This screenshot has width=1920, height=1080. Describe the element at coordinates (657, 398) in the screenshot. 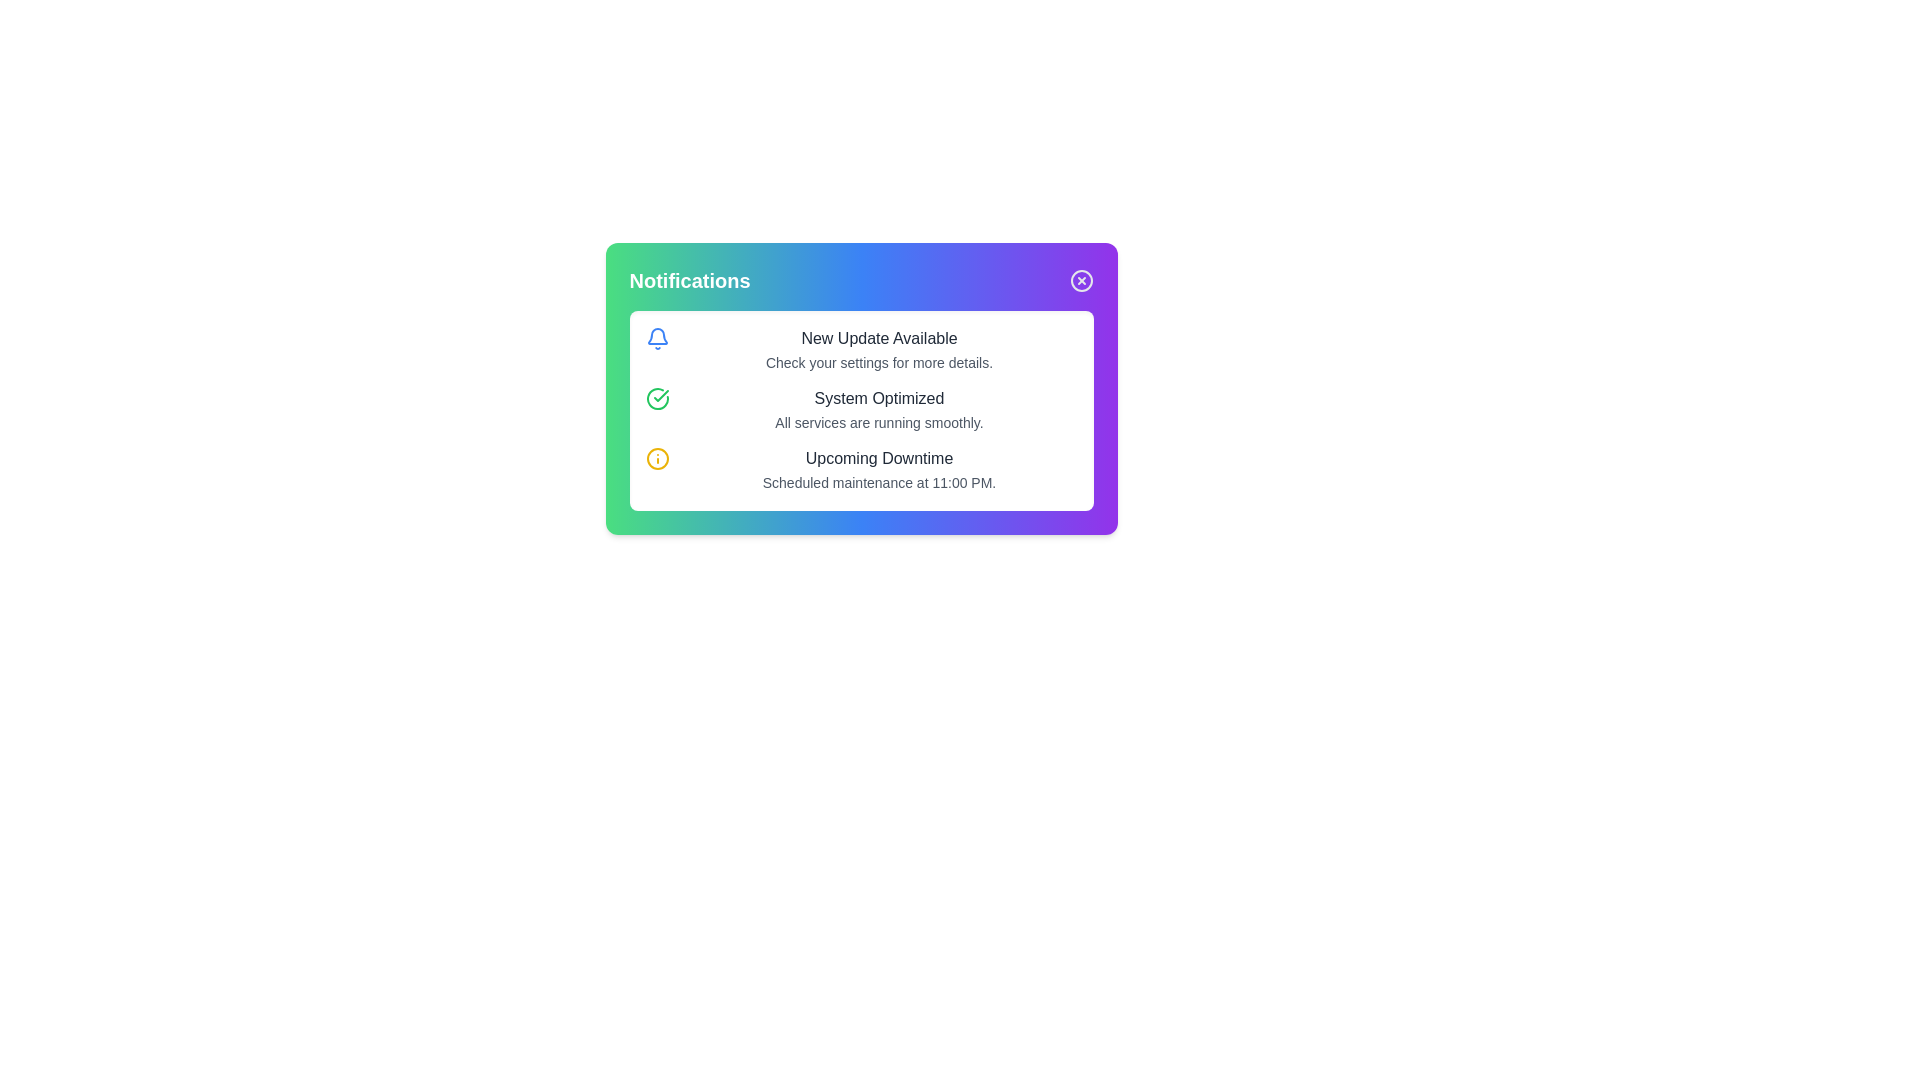

I see `the system status icon located to the left of the text block 'System Optimized - All services are running smoothly.' within the notification card` at that location.